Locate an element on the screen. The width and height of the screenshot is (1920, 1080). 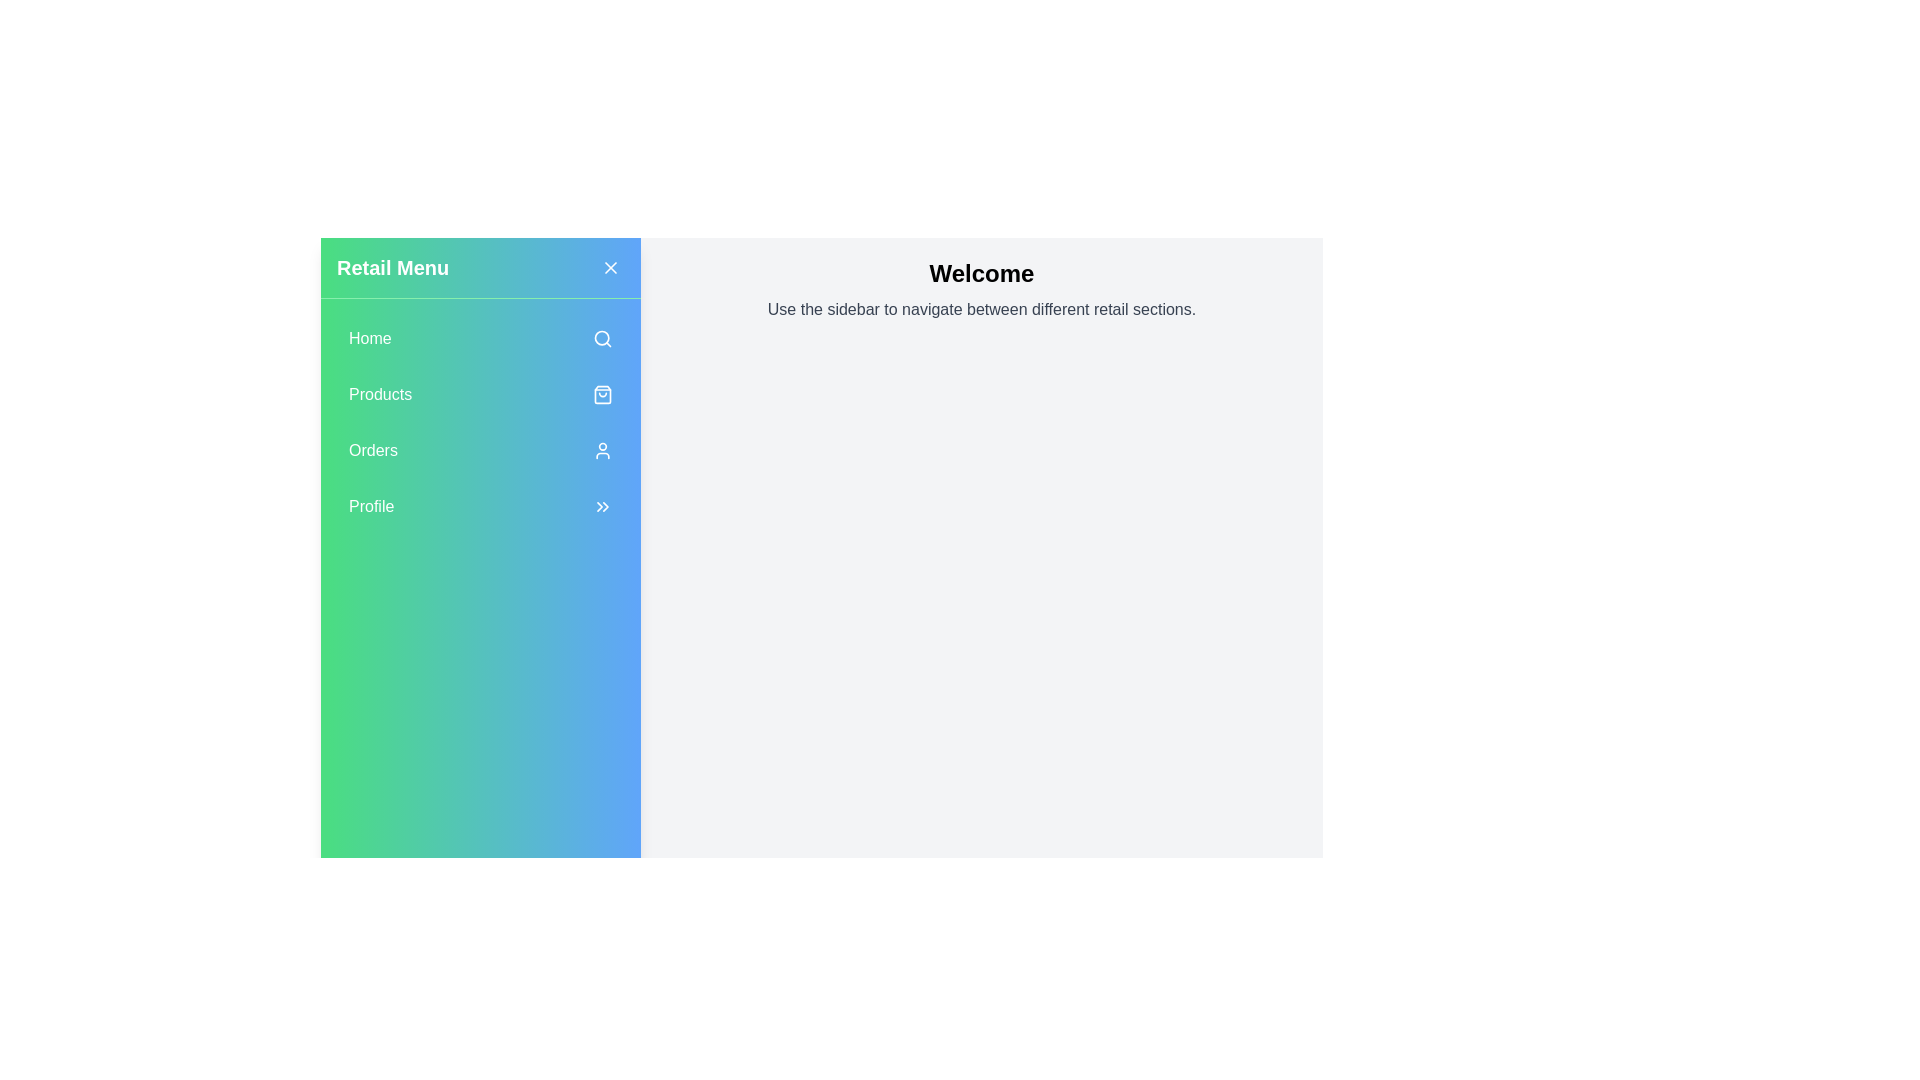
the Navigation menu item that directs to the Products section, positioned second in the sidebar below 'Home' is located at coordinates (480, 394).